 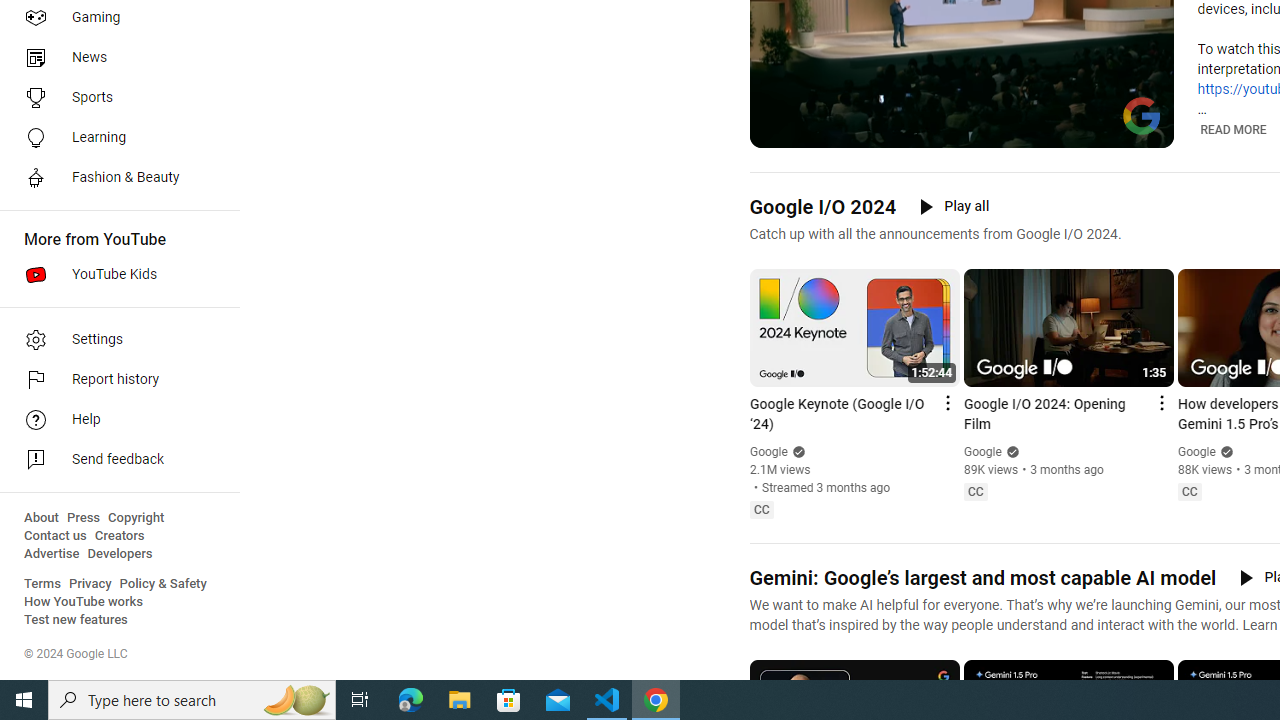 What do you see at coordinates (112, 97) in the screenshot?
I see `'Sports'` at bounding box center [112, 97].